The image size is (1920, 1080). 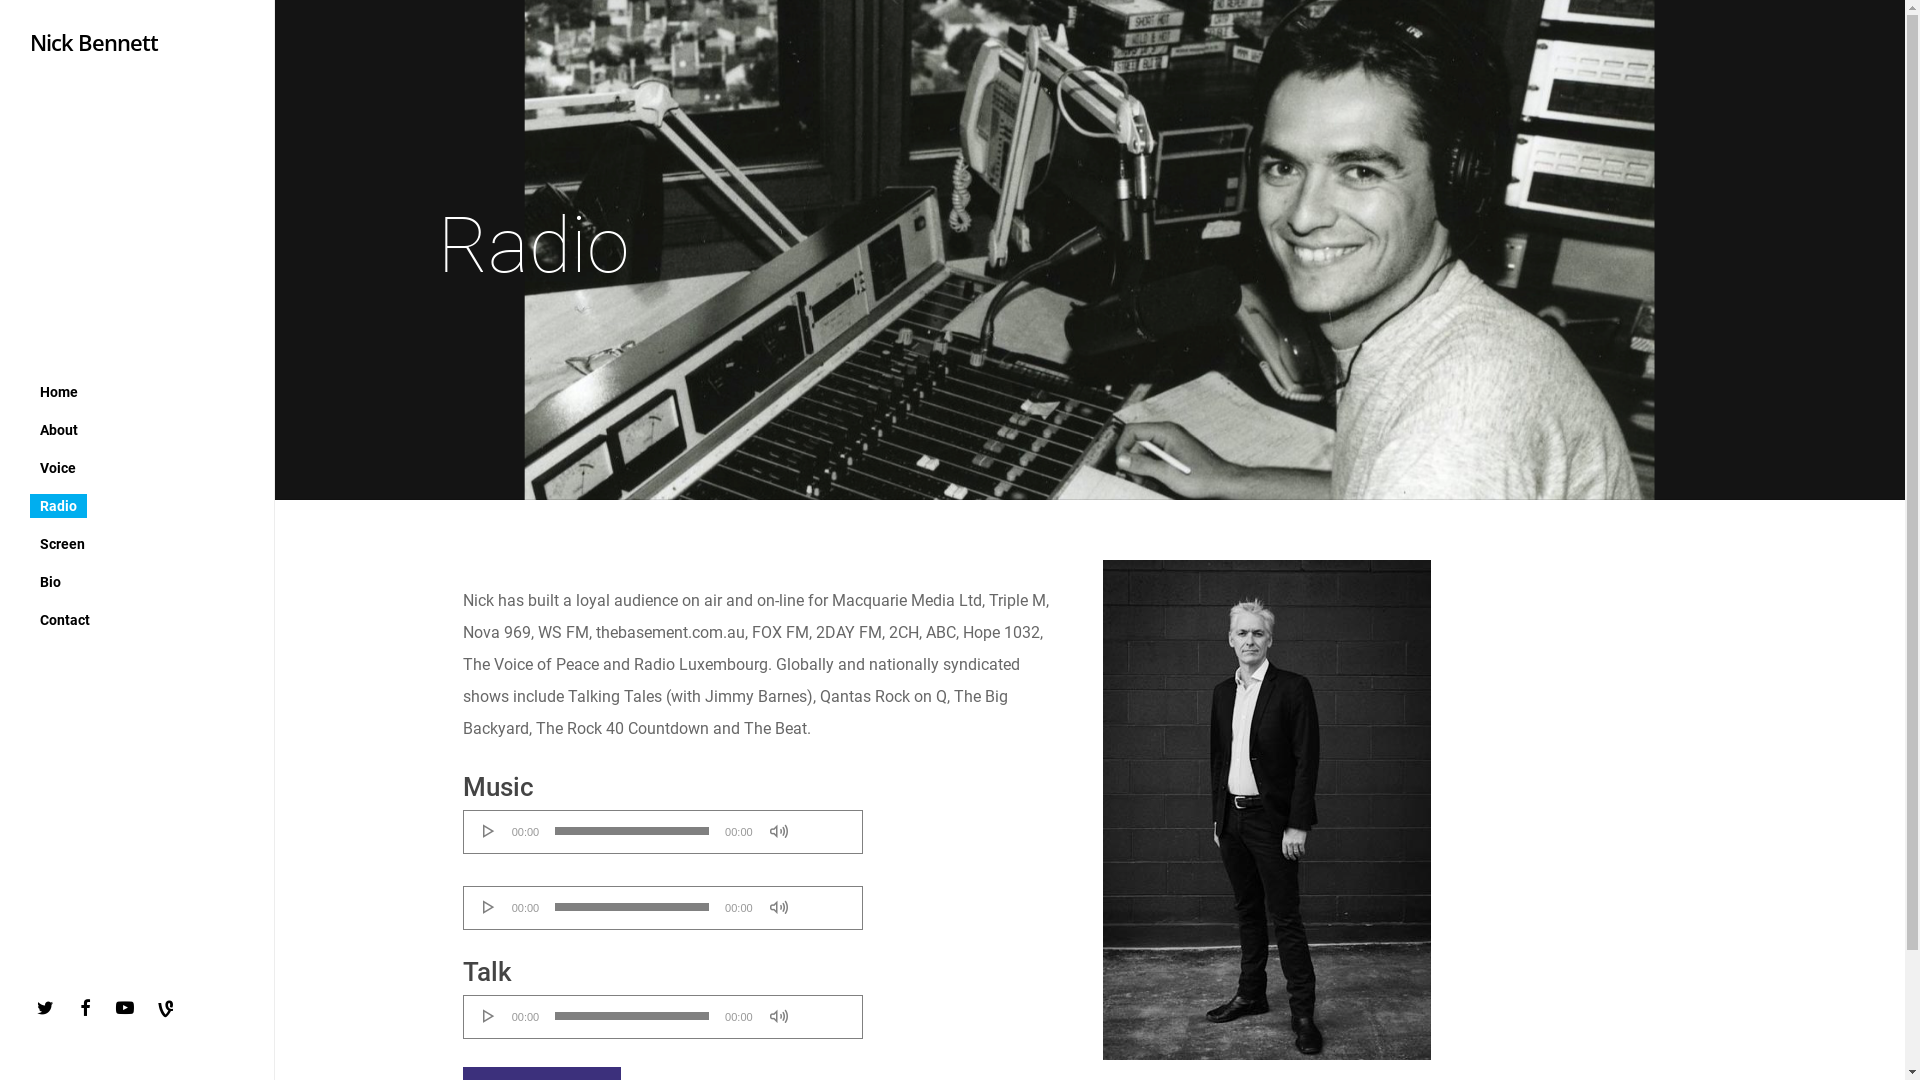 I want to click on 'Mute', so click(x=768, y=830).